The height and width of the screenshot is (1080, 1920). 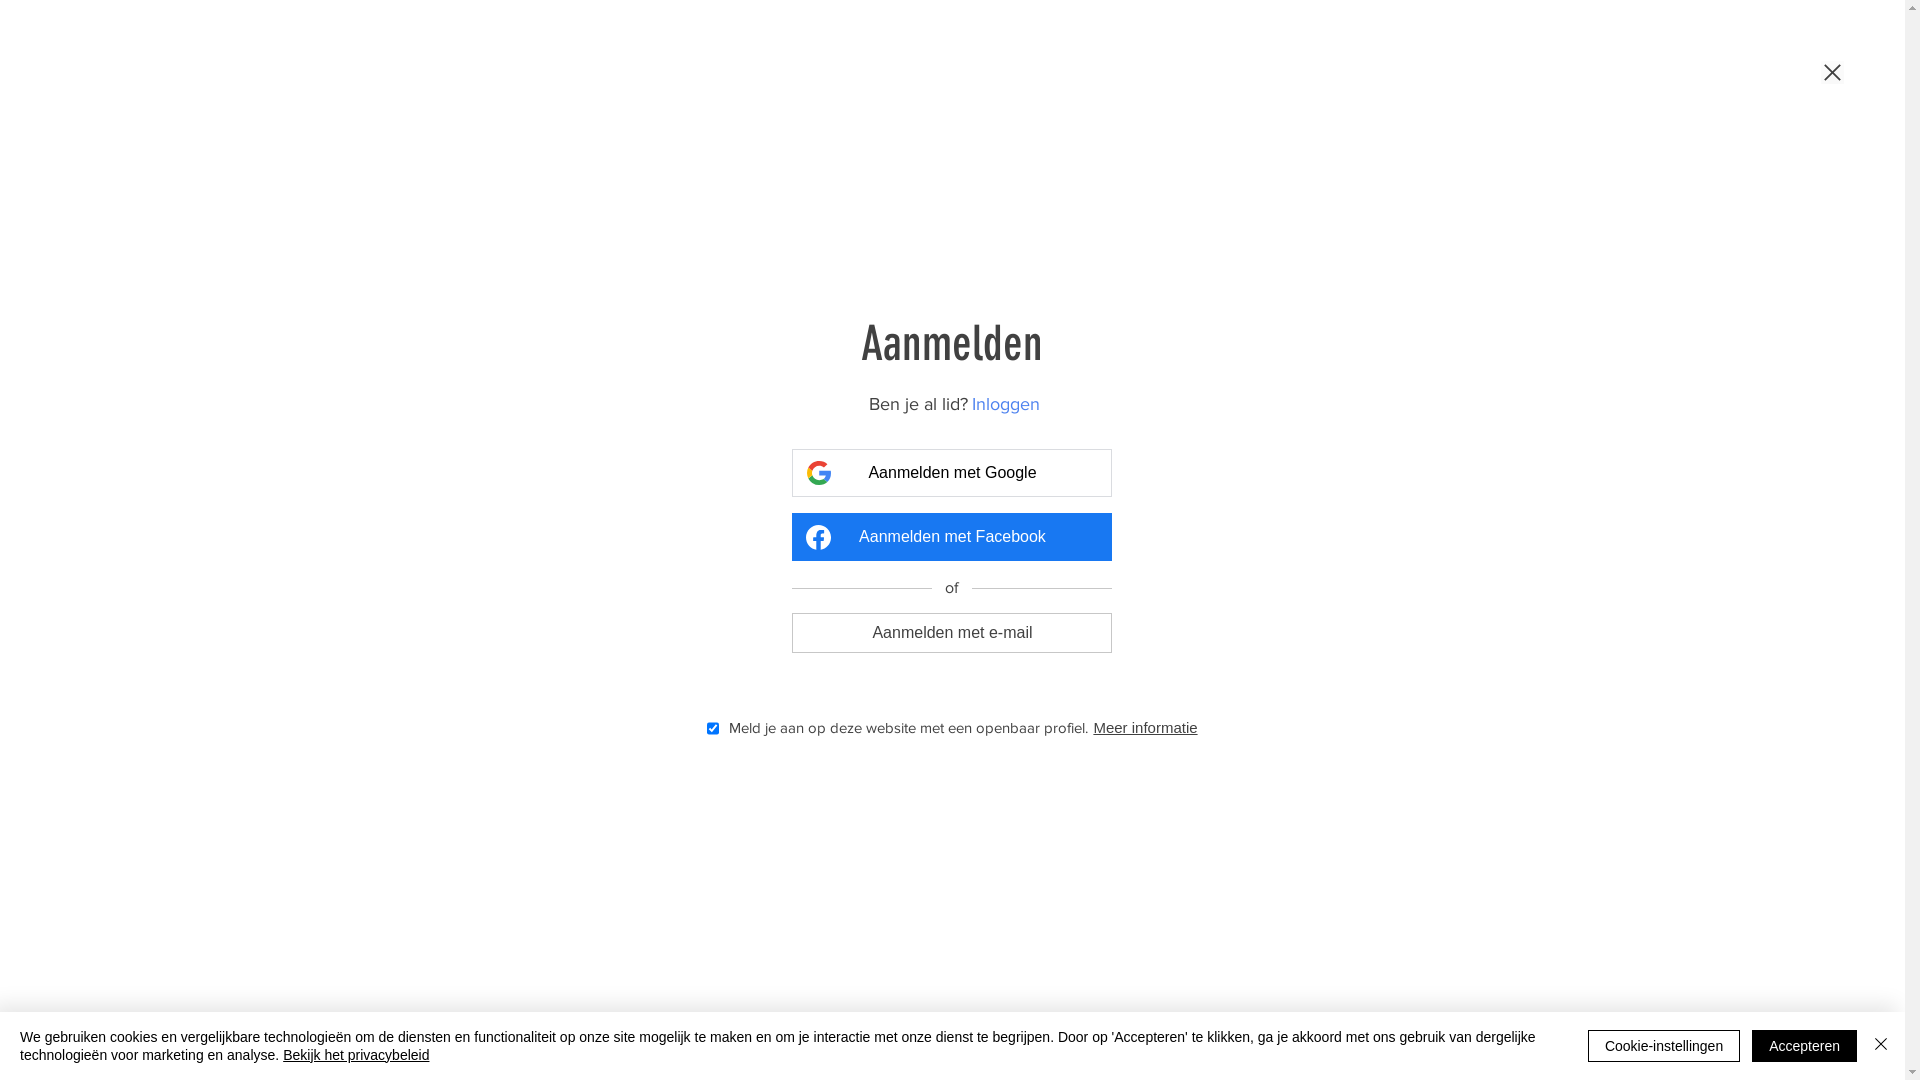 What do you see at coordinates (1007, 404) in the screenshot?
I see `'Inloggen'` at bounding box center [1007, 404].